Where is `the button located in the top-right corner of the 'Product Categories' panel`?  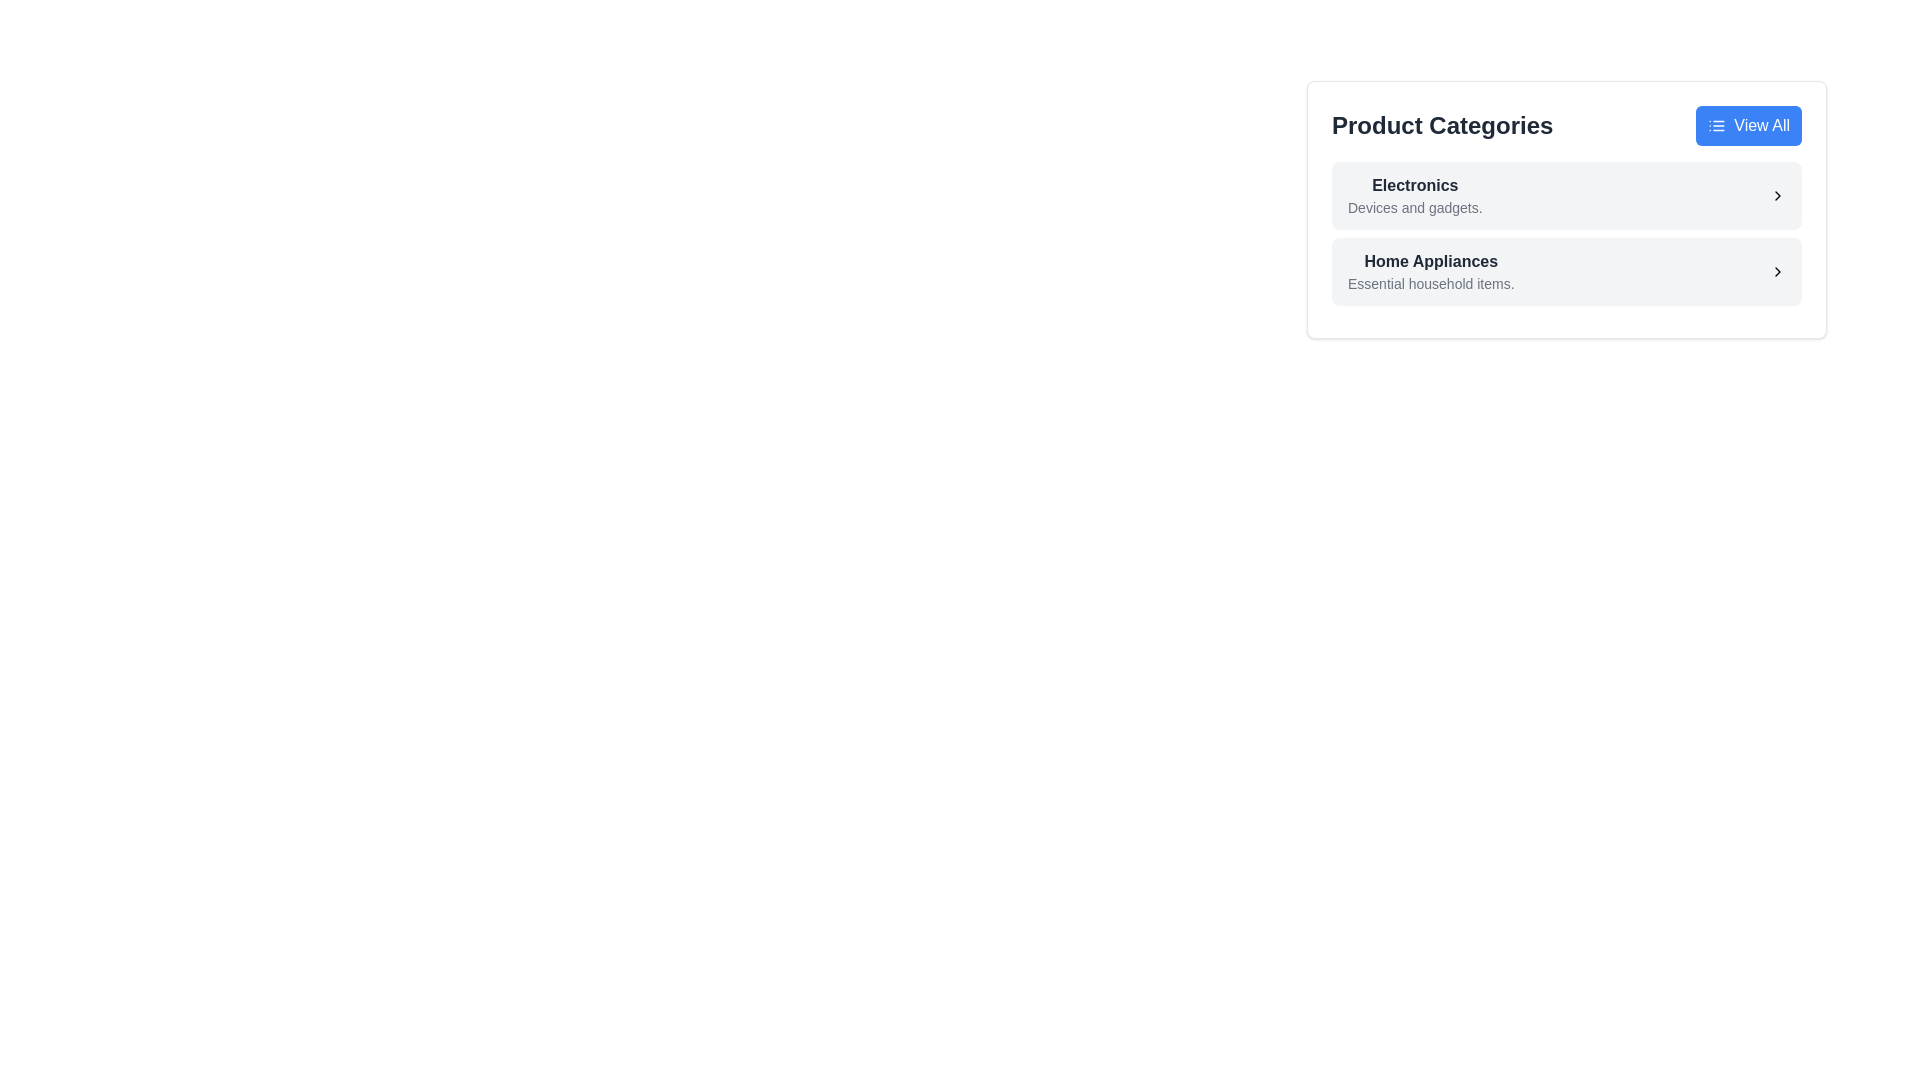 the button located in the top-right corner of the 'Product Categories' panel is located at coordinates (1748, 126).